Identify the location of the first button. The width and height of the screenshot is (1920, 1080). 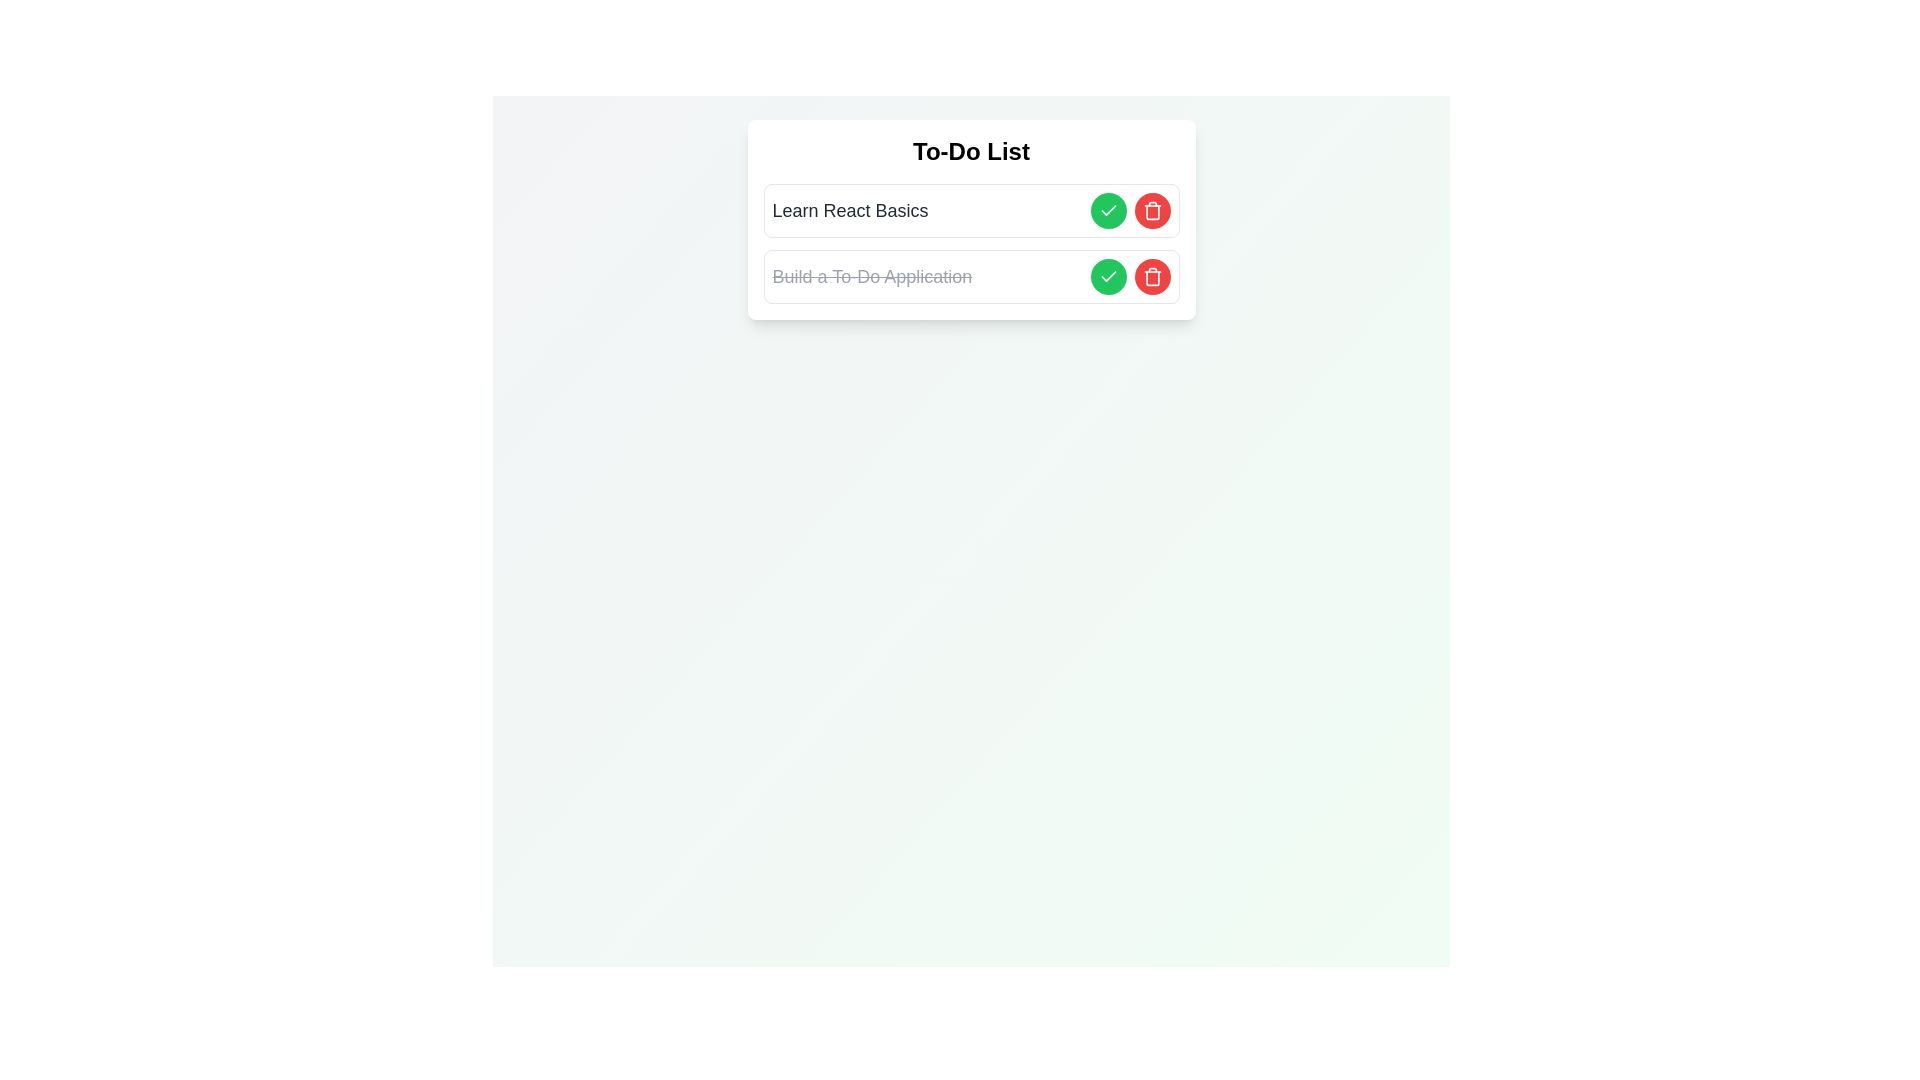
(1107, 211).